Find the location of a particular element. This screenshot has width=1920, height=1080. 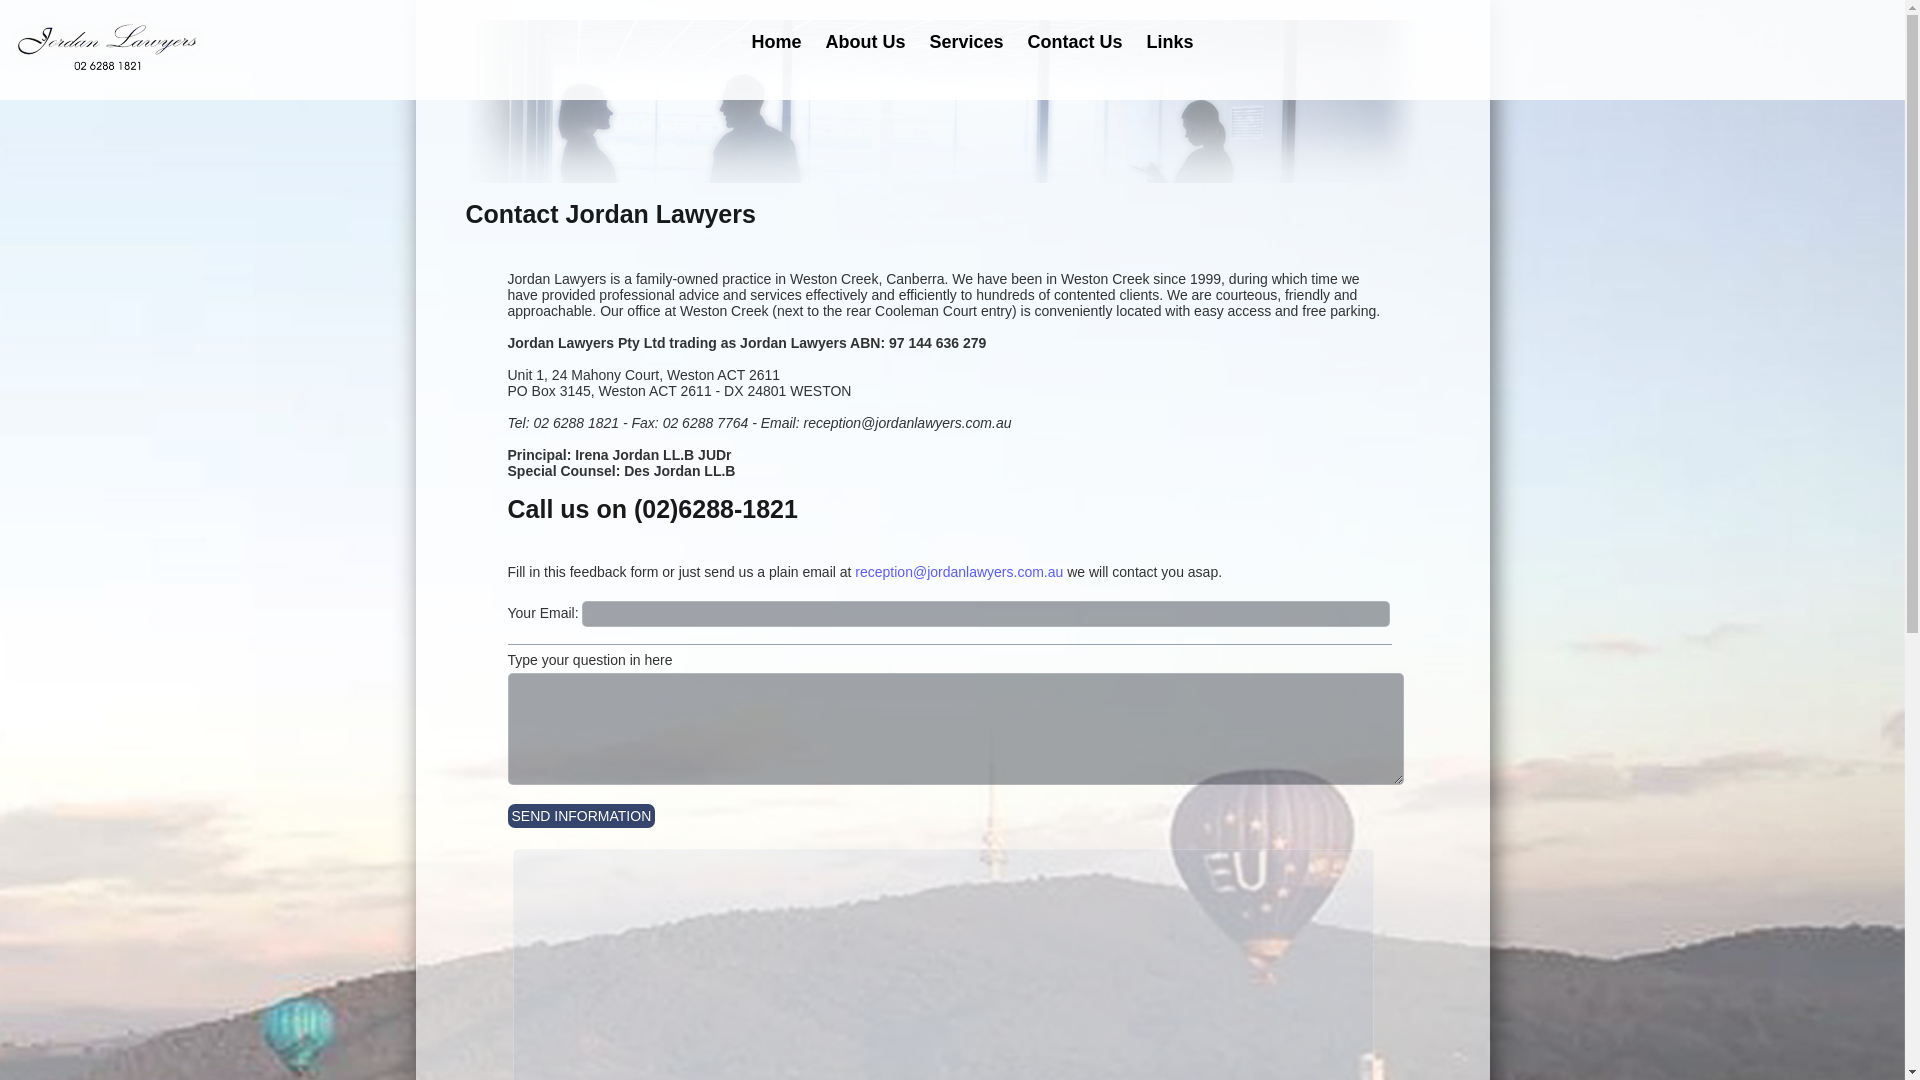

'reception@jordanlawyers.com.au' is located at coordinates (958, 571).